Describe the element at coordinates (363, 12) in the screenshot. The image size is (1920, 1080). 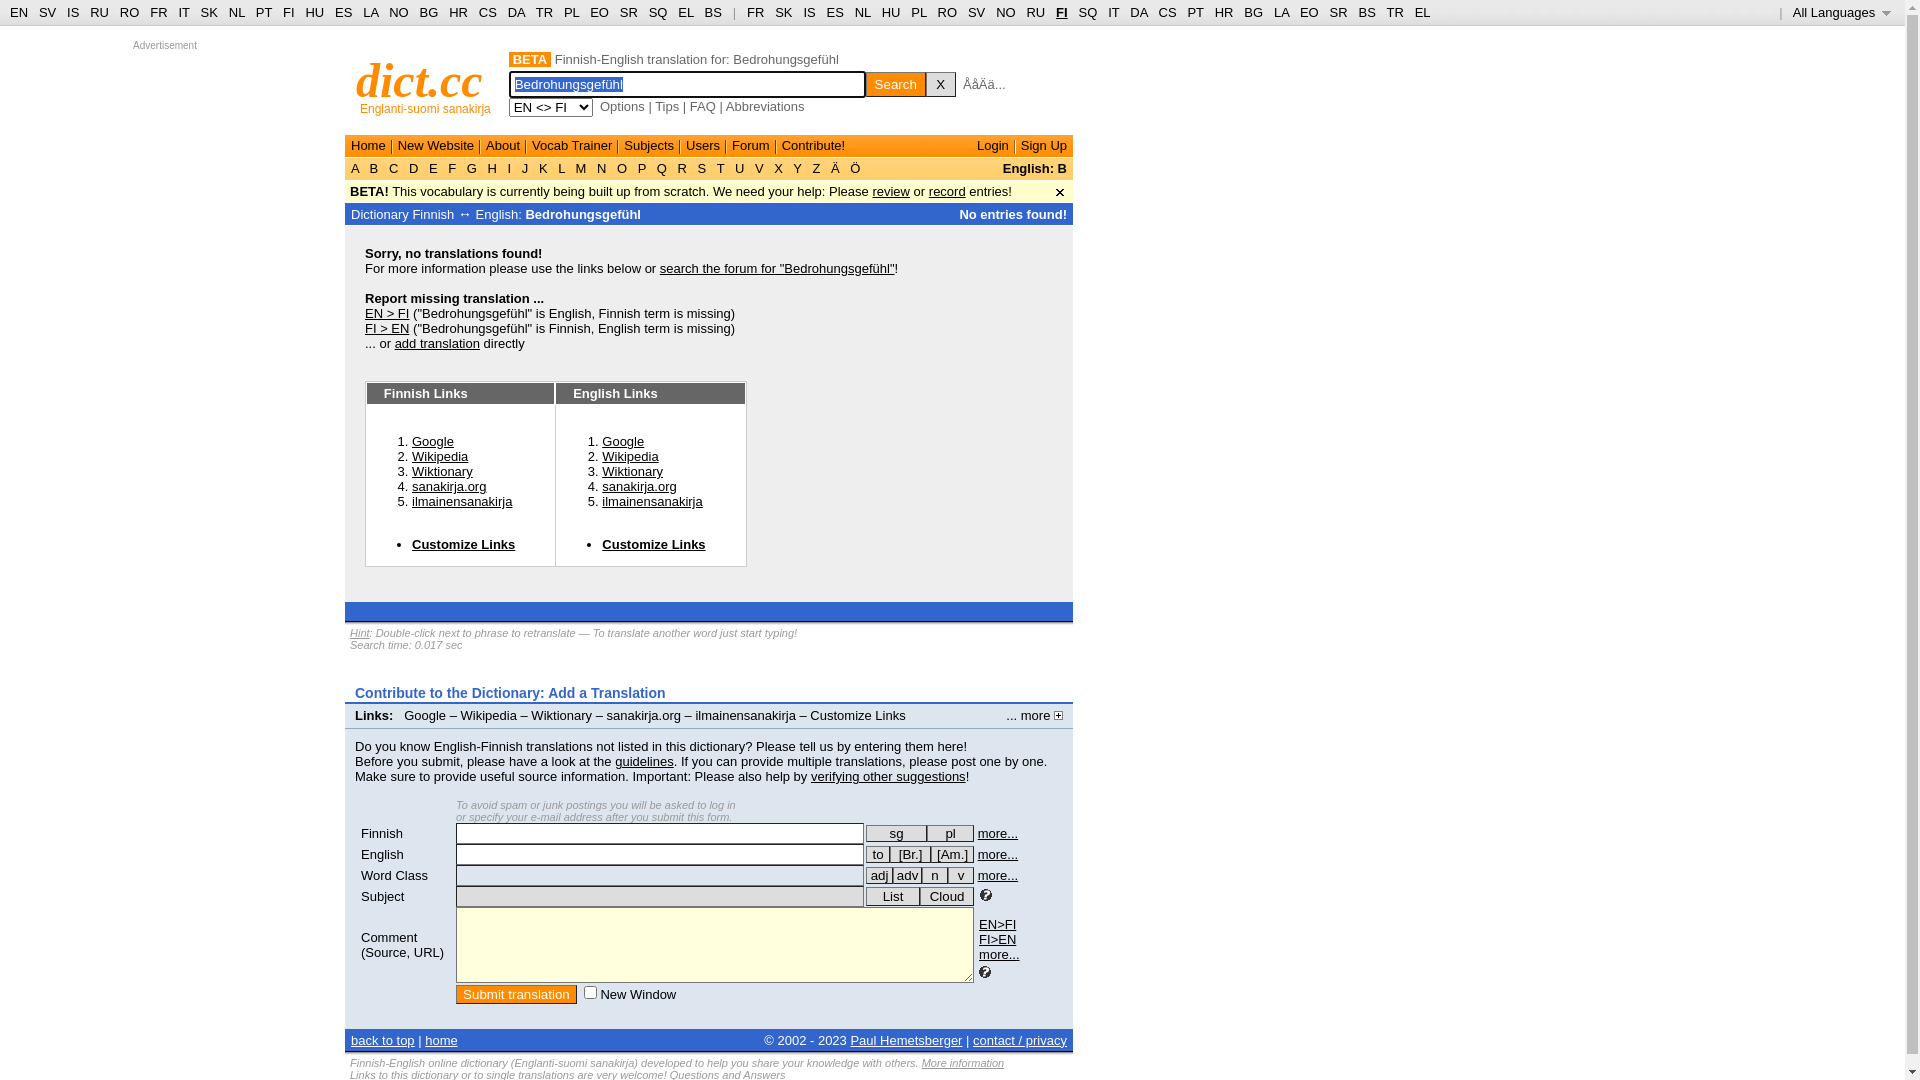
I see `'LA'` at that location.